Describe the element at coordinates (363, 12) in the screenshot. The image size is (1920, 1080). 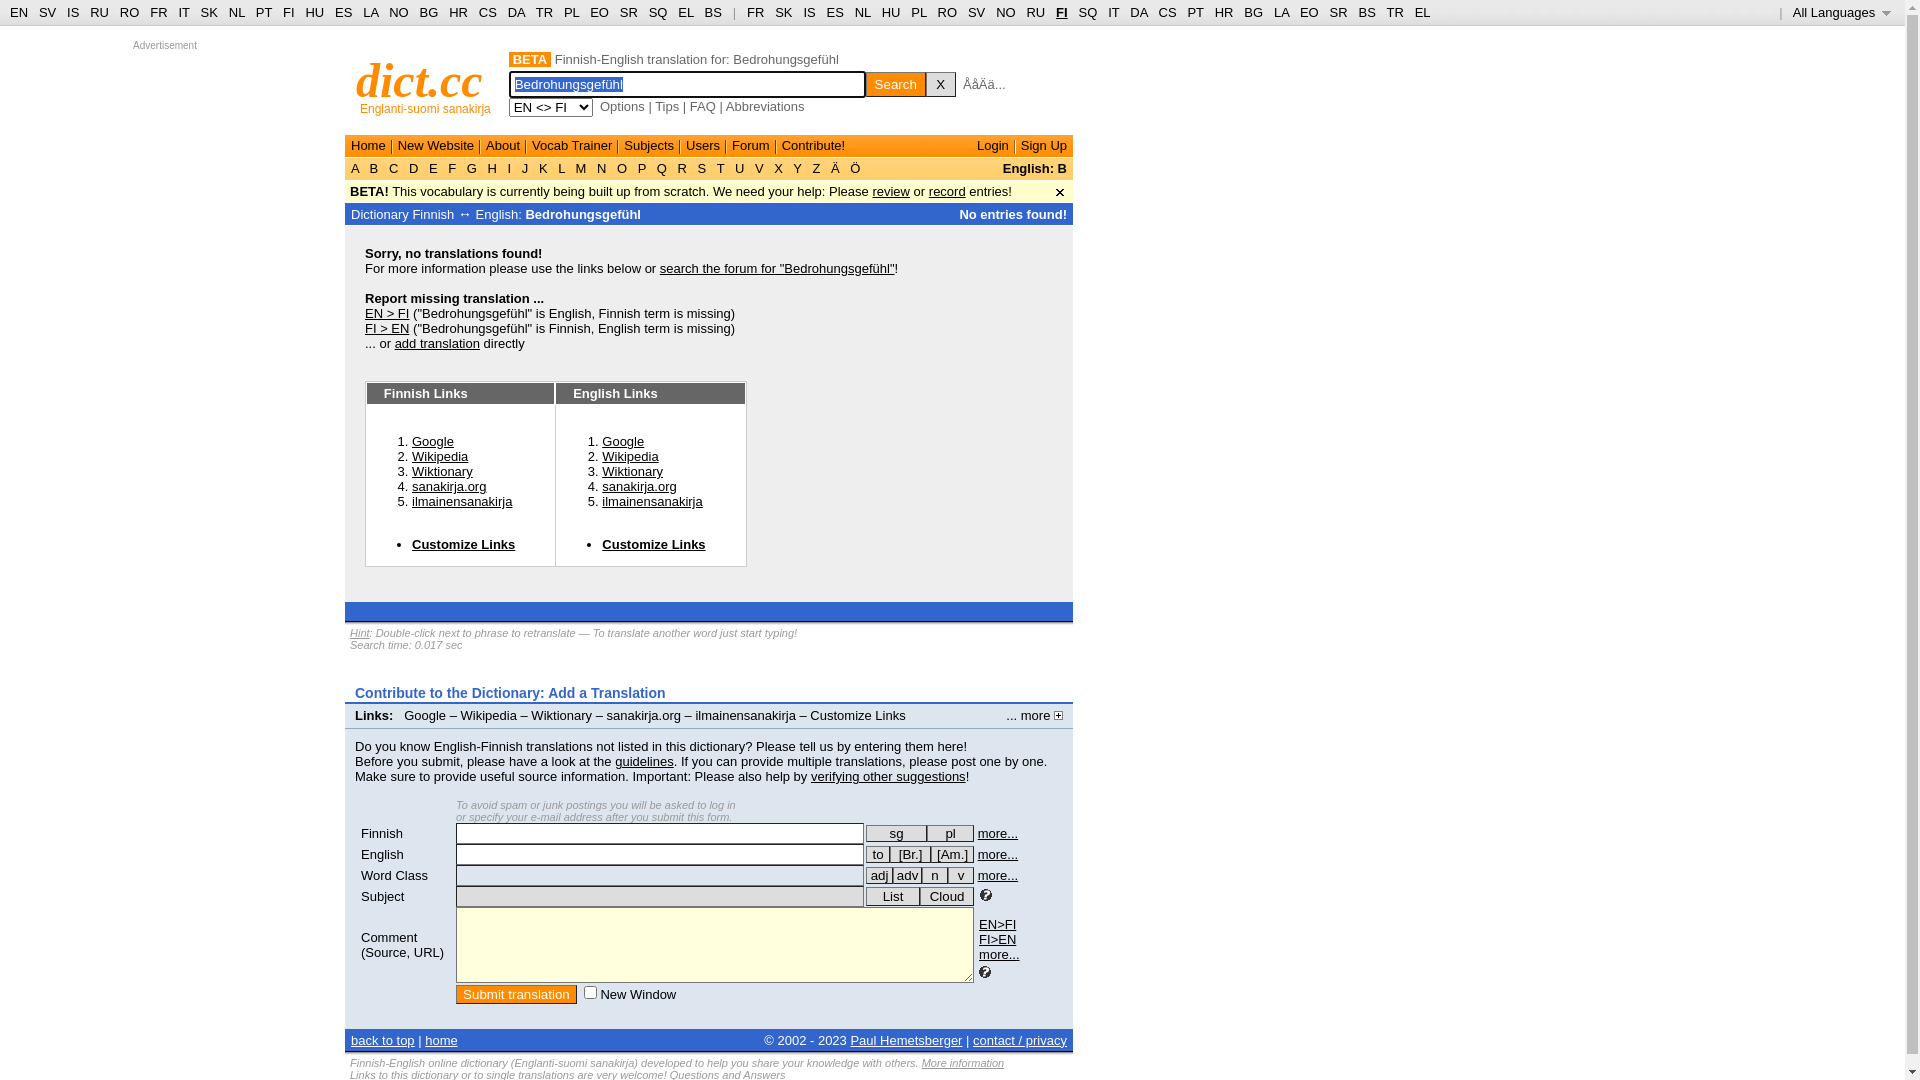
I see `'LA'` at that location.